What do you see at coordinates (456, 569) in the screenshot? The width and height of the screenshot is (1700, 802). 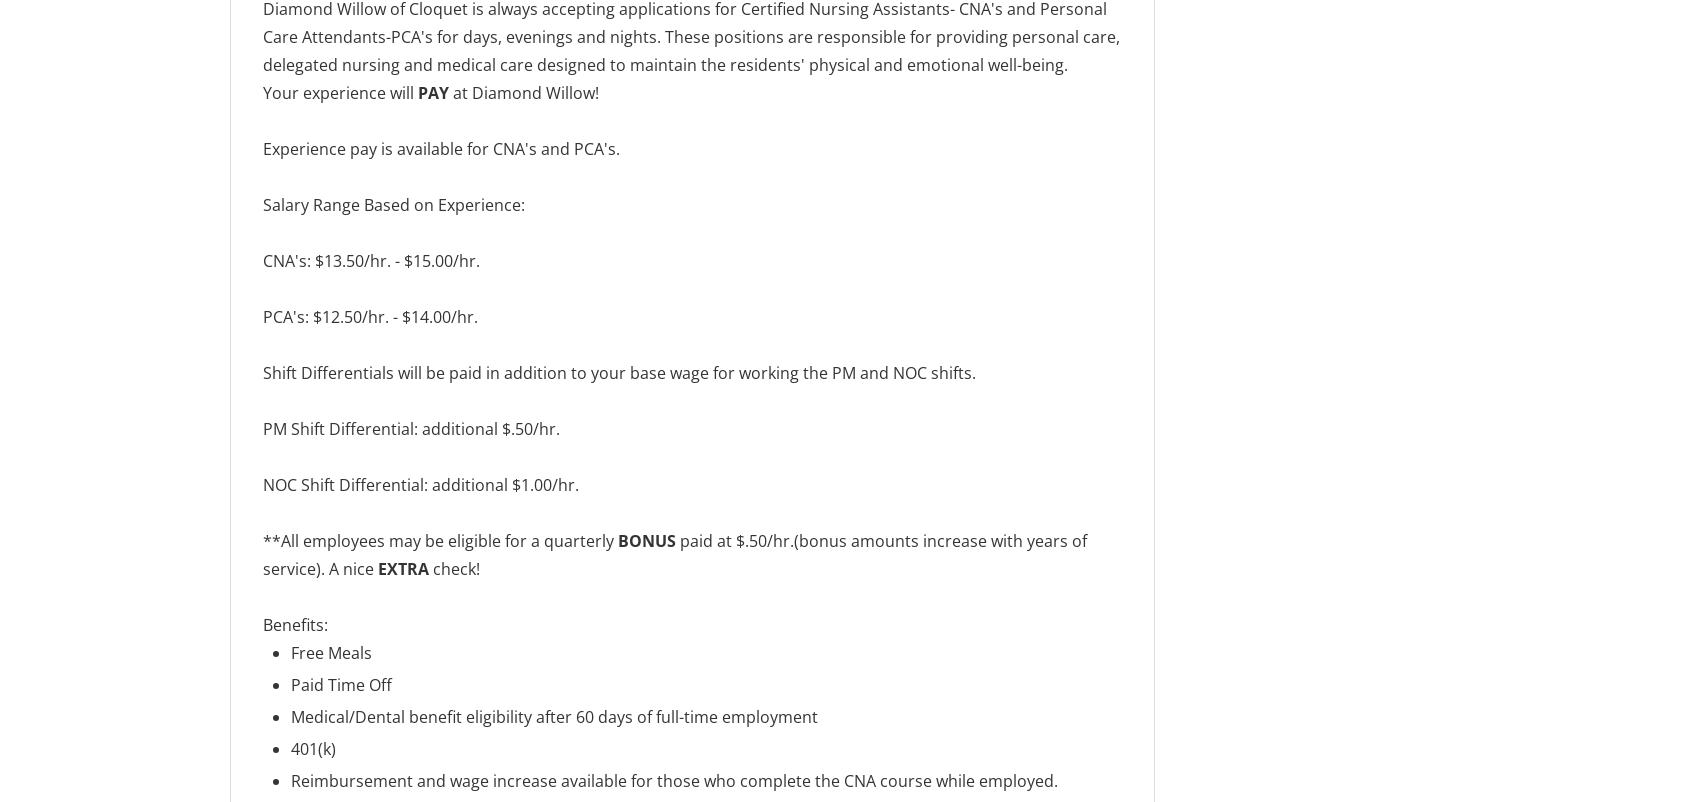 I see `'check!'` at bounding box center [456, 569].